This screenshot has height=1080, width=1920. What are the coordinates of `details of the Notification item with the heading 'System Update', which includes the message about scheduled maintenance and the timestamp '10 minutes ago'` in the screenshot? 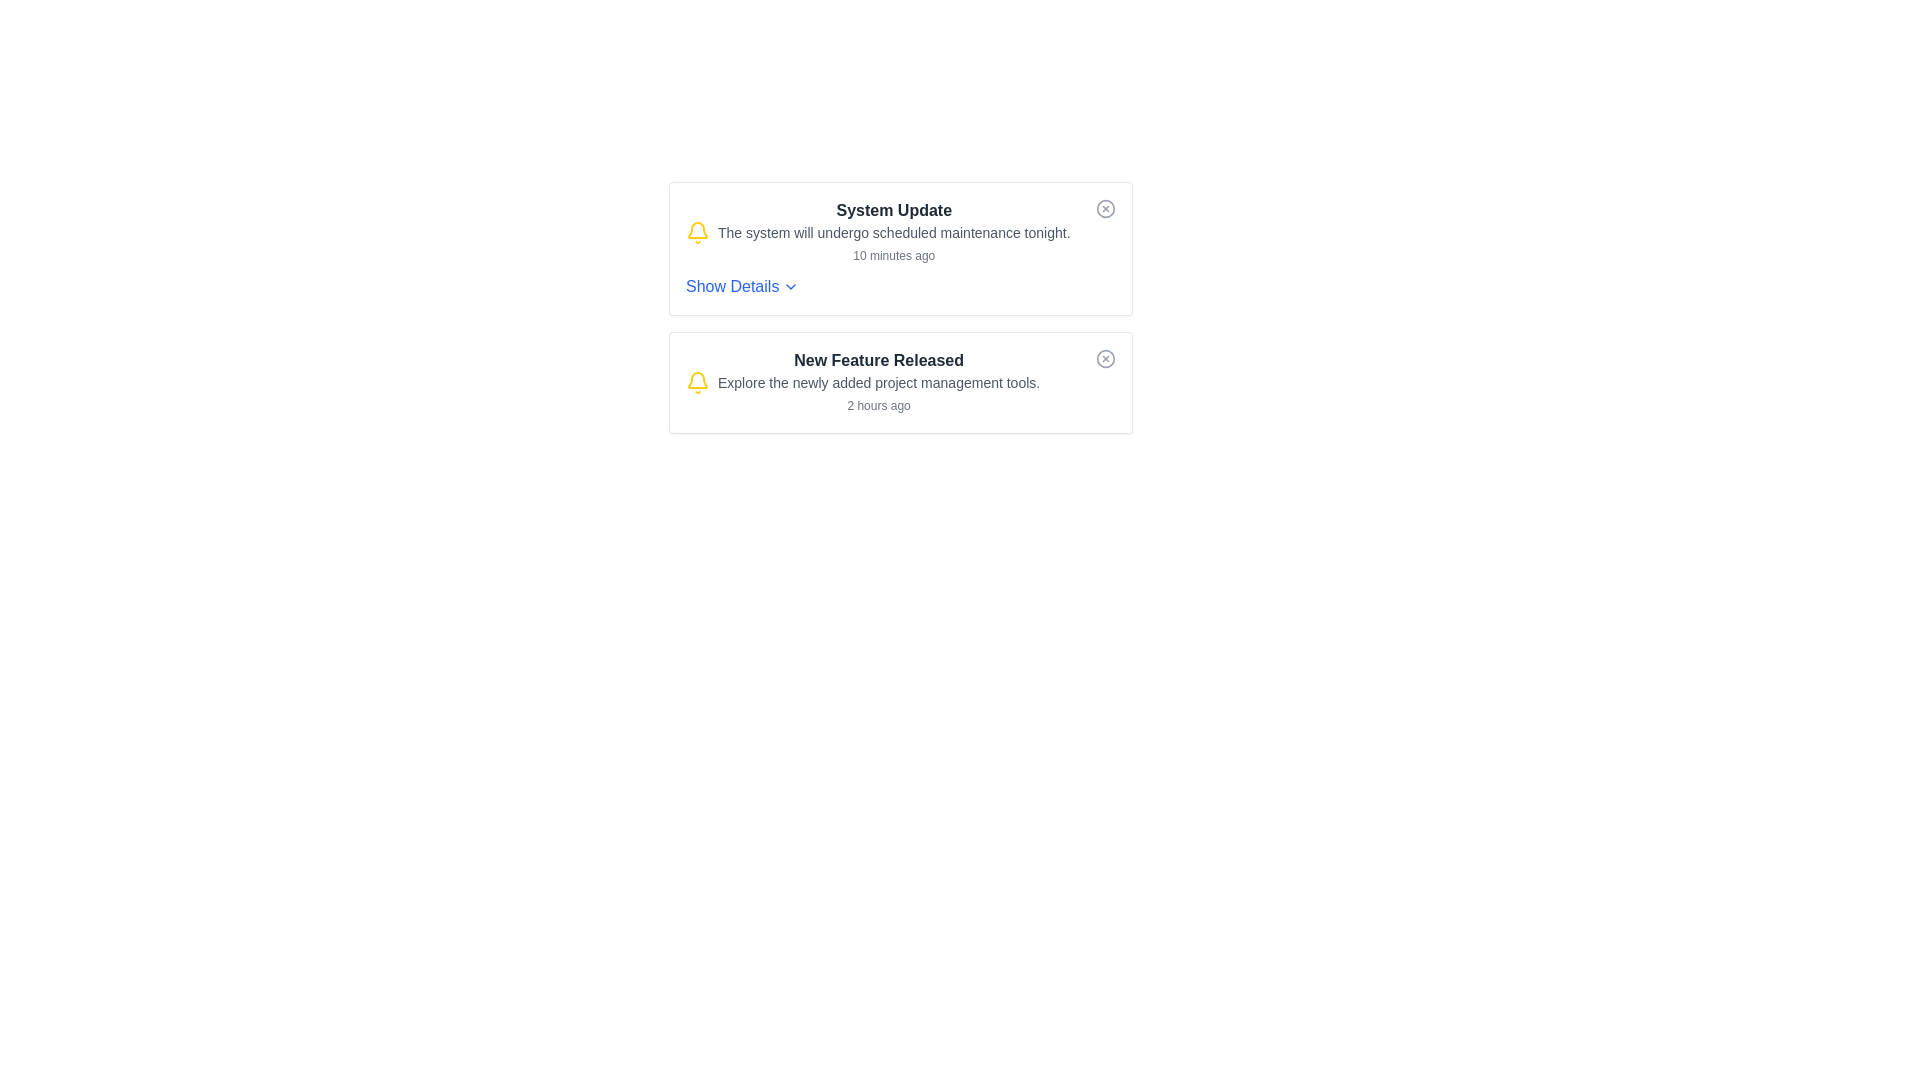 It's located at (900, 231).